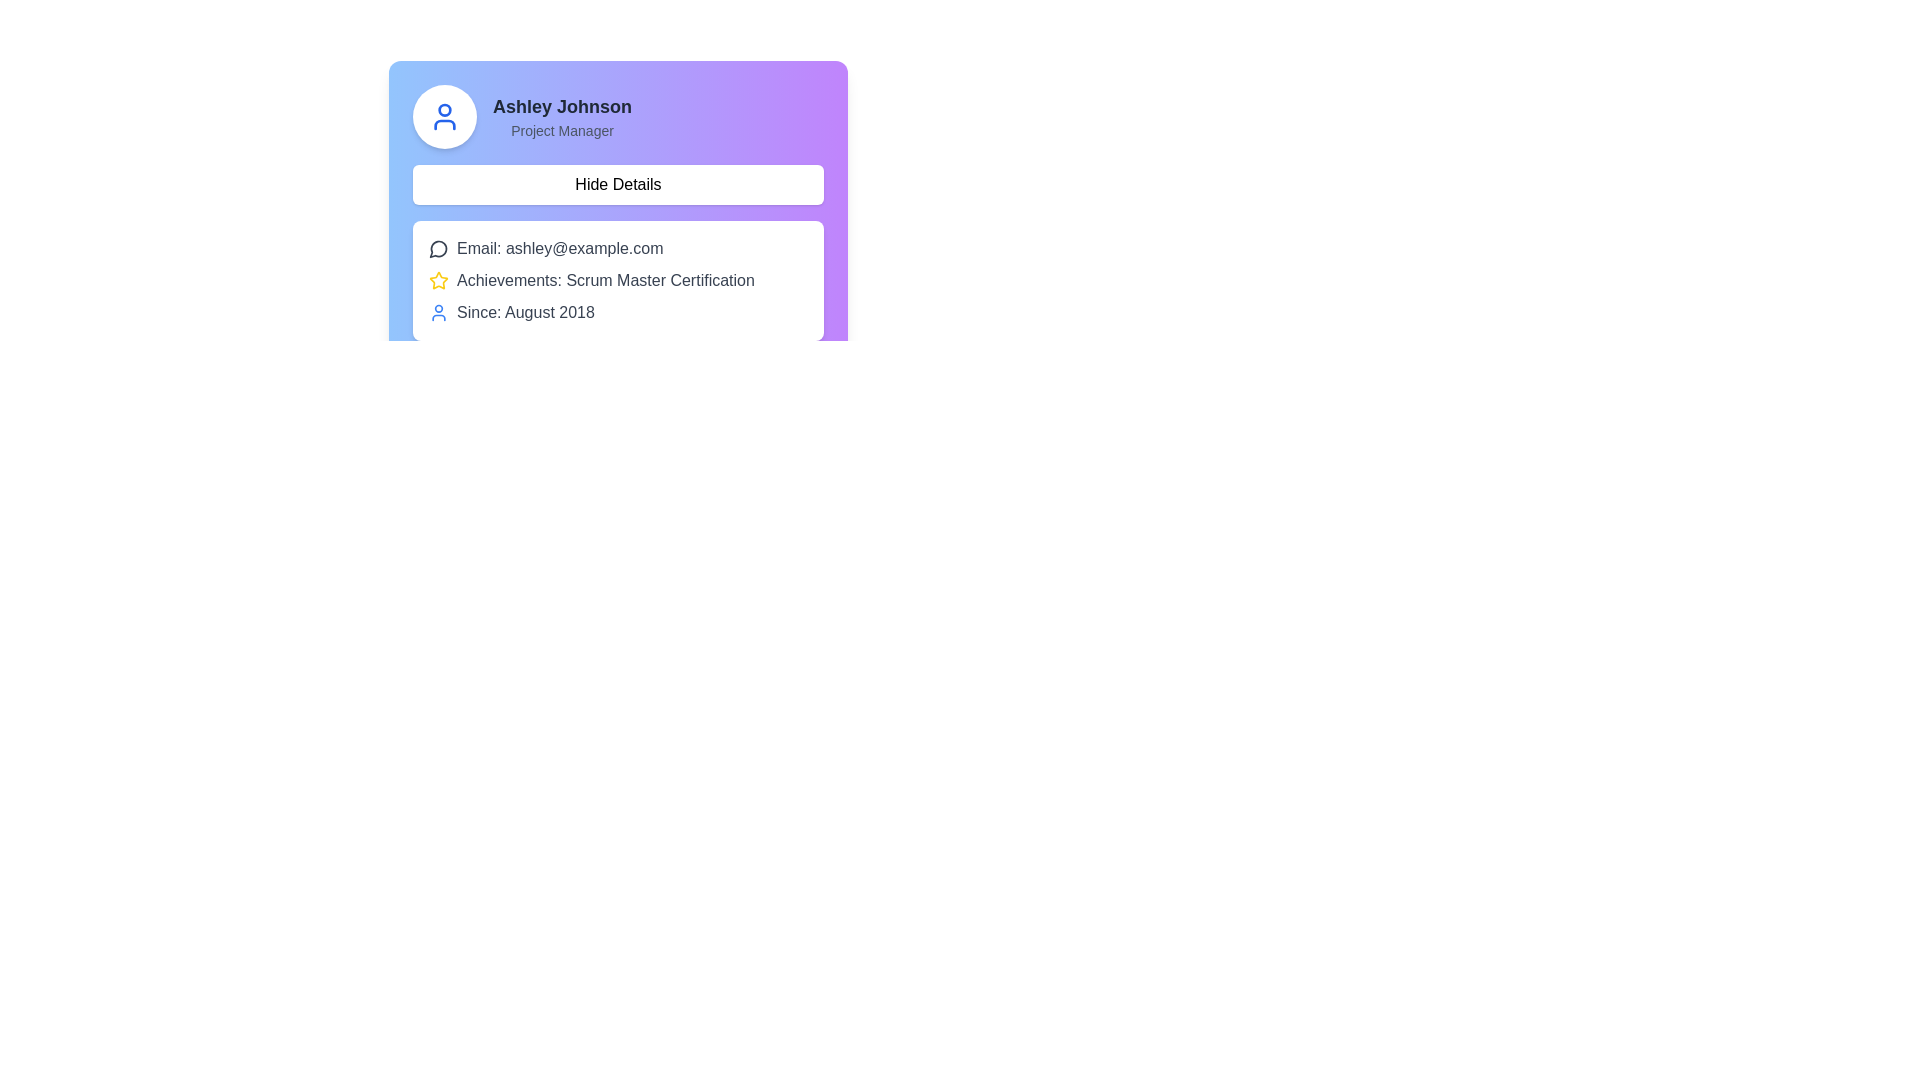 This screenshot has height=1080, width=1920. What do you see at coordinates (560, 248) in the screenshot?
I see `the text label displaying 'Email: ashley@example.com'` at bounding box center [560, 248].